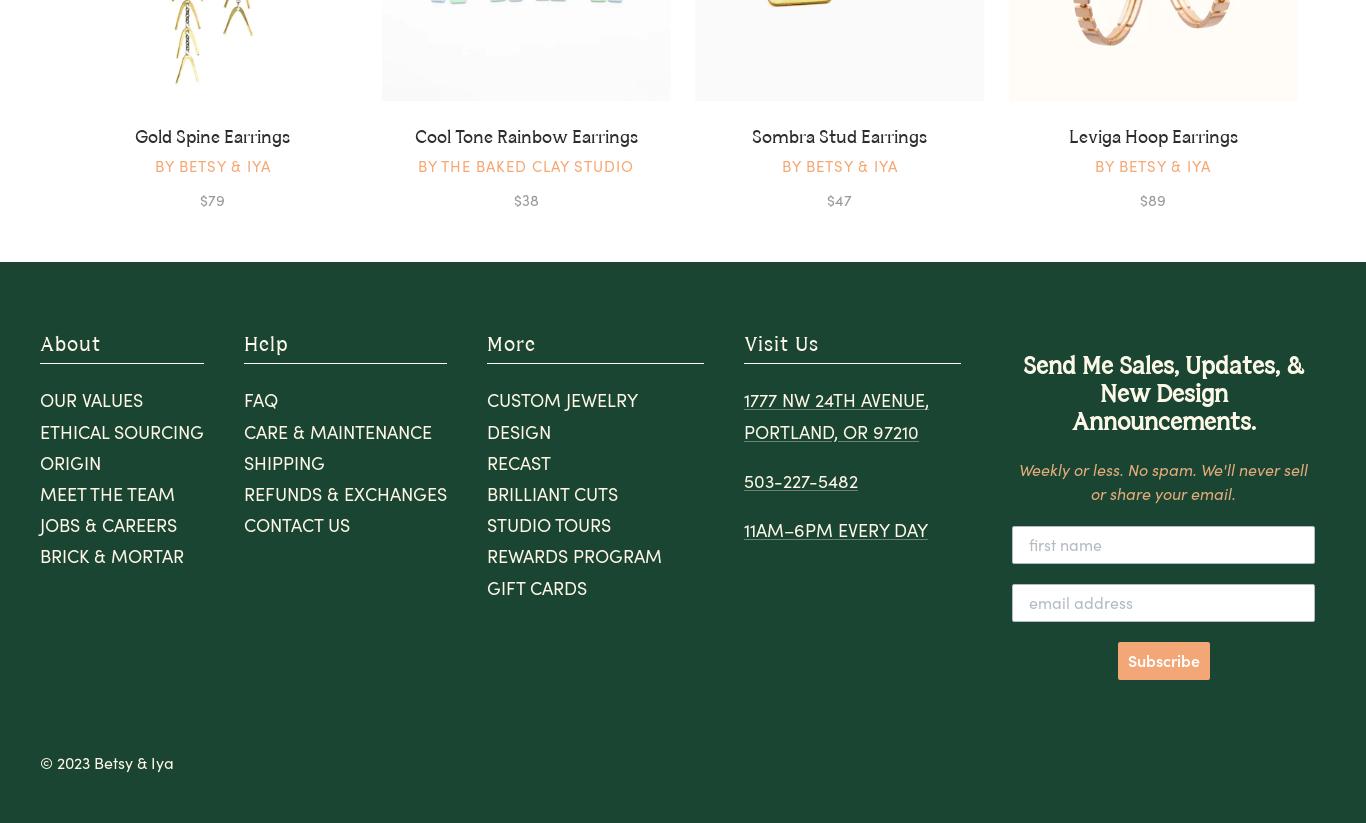  I want to click on 'Weekly or less. No spam. We'll never sell or share your email.', so click(1163, 479).